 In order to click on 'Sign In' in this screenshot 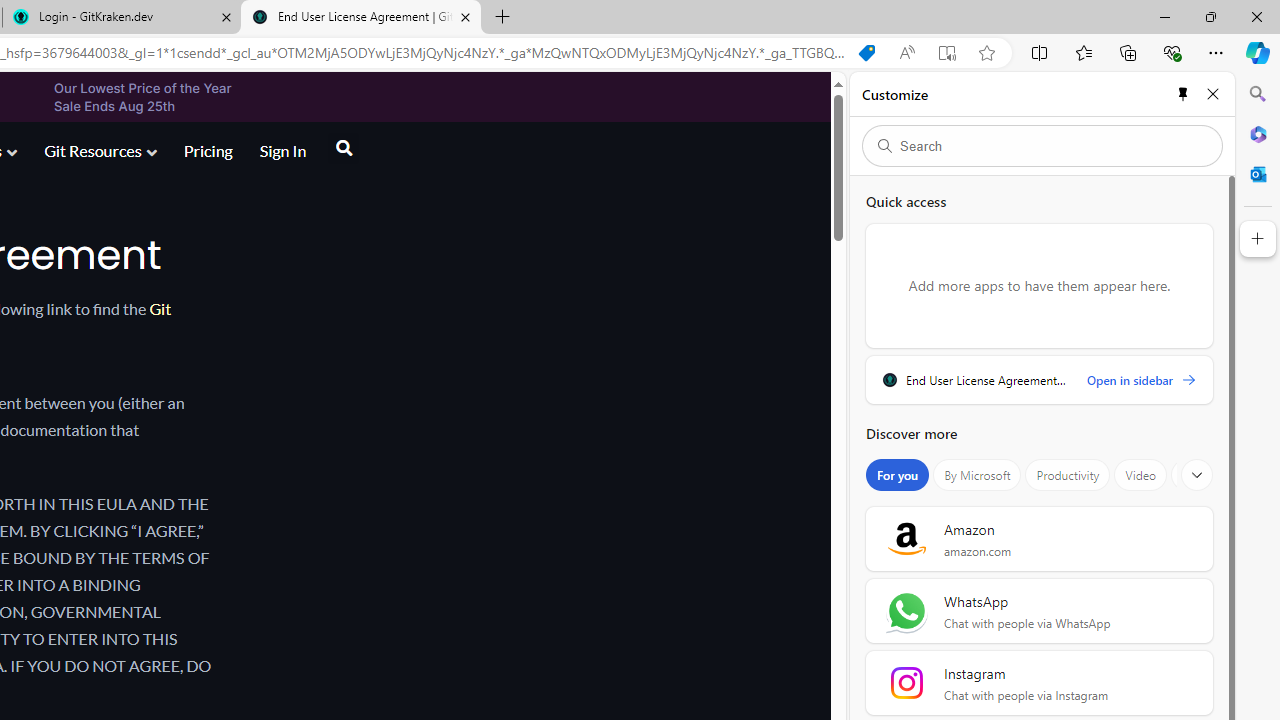, I will do `click(281, 152)`.